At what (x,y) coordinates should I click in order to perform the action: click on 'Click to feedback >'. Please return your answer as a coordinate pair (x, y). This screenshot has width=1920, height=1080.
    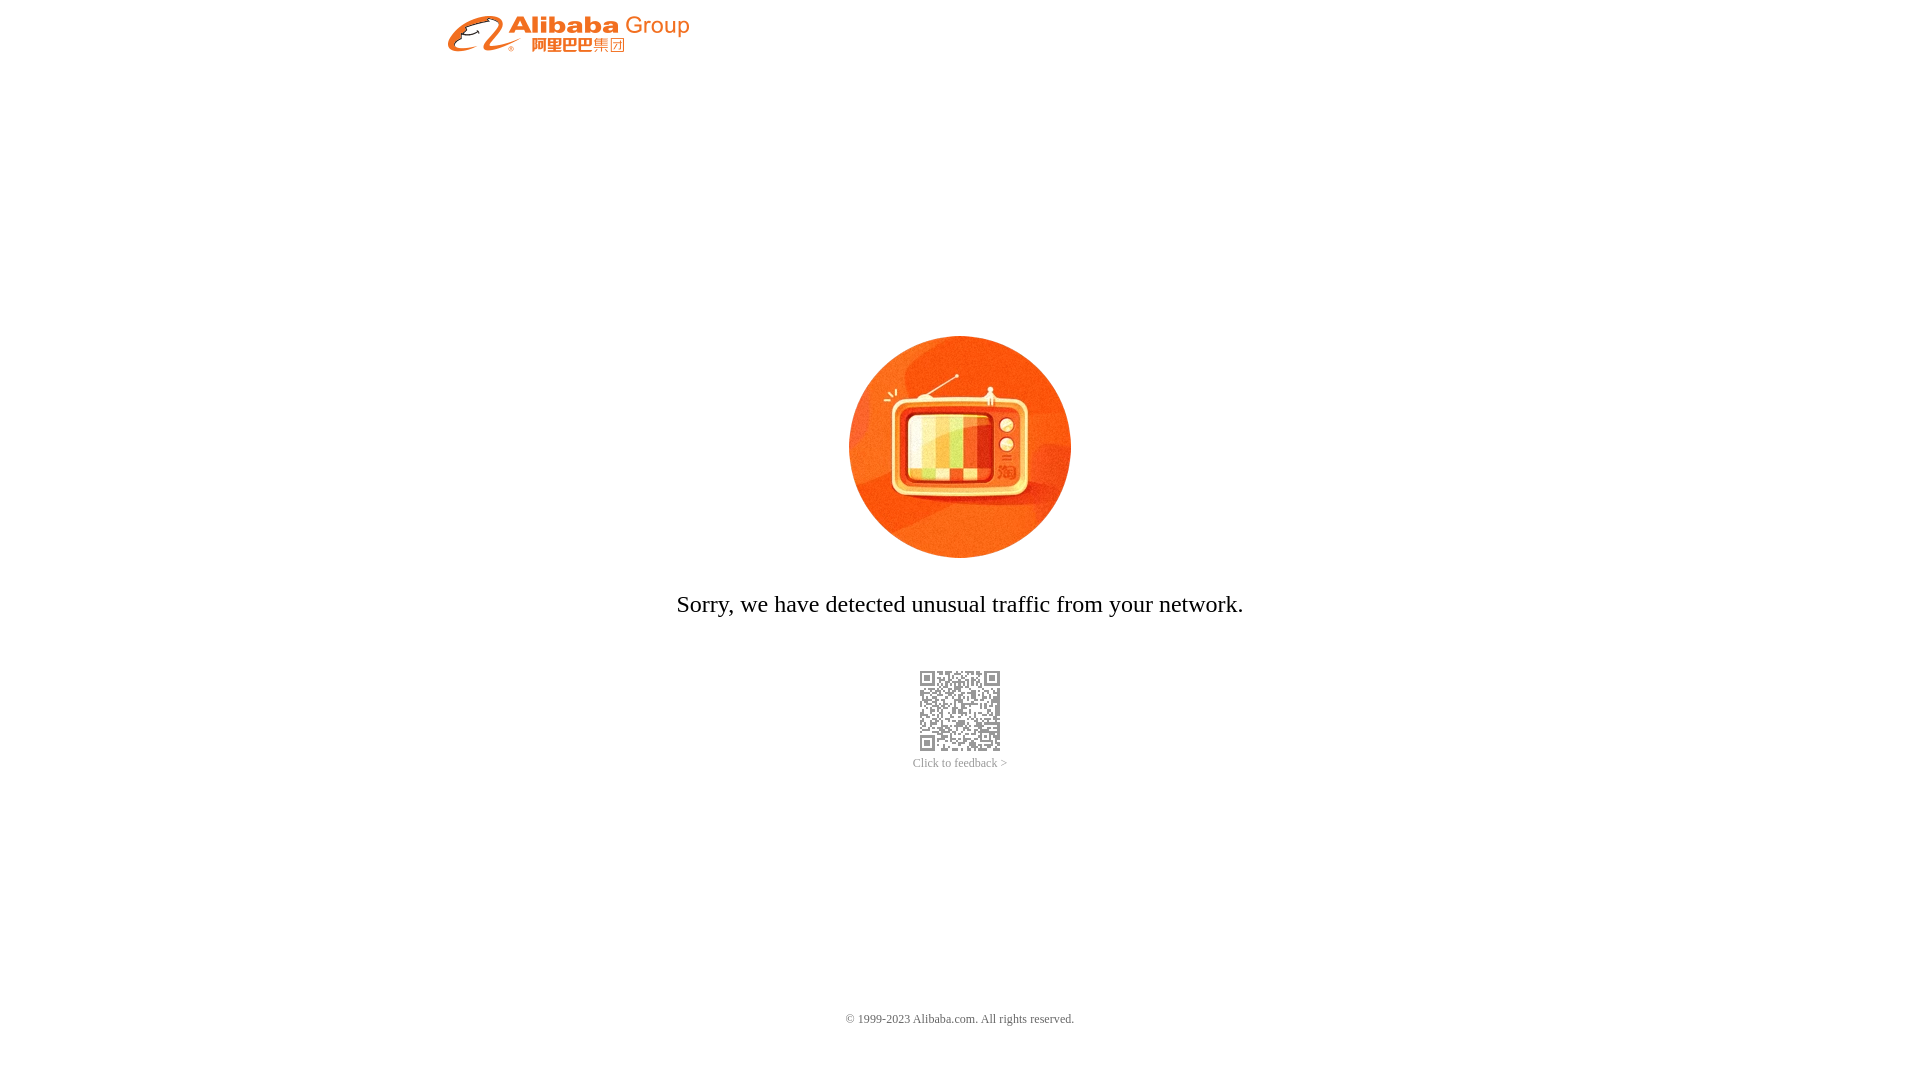
    Looking at the image, I should click on (960, 763).